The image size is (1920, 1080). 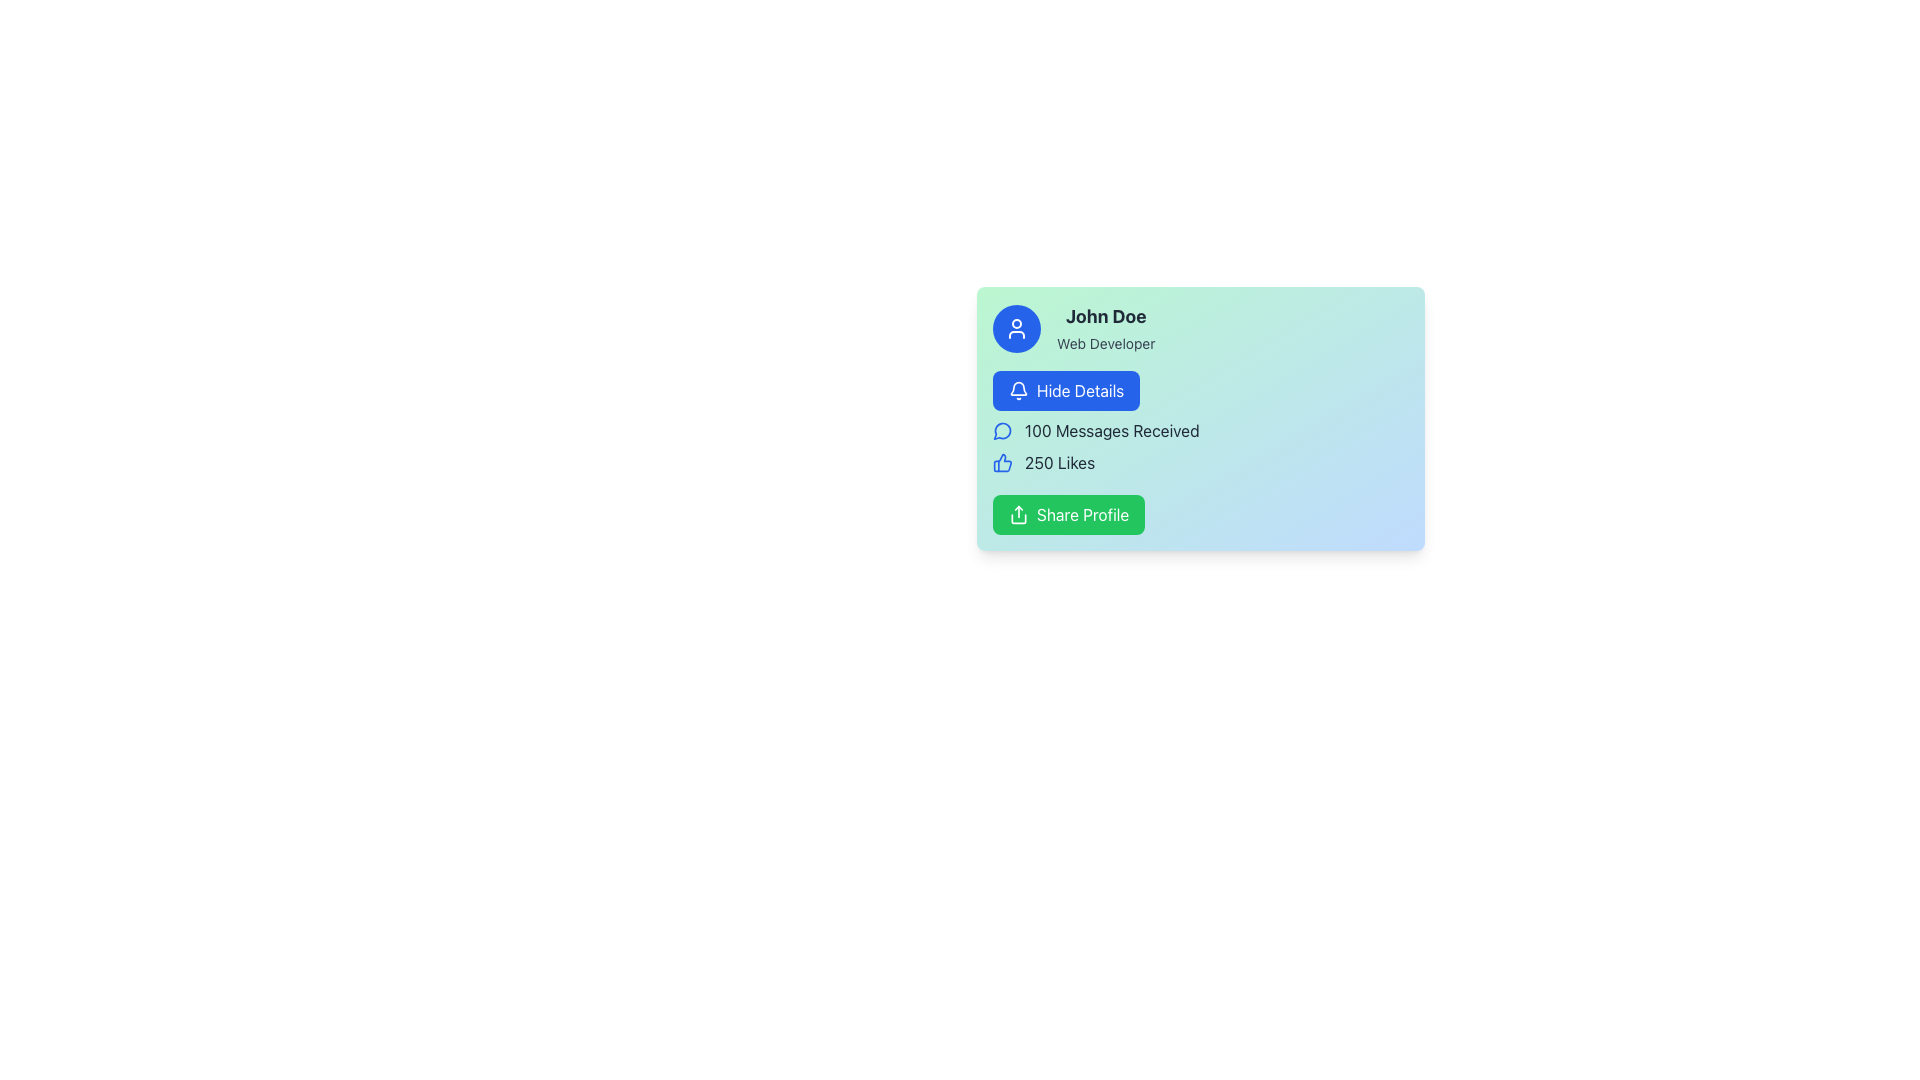 What do you see at coordinates (1018, 388) in the screenshot?
I see `the notifications represented by the bell icon located in the top left corner of the profile card, above the 'Hide Details' button` at bounding box center [1018, 388].